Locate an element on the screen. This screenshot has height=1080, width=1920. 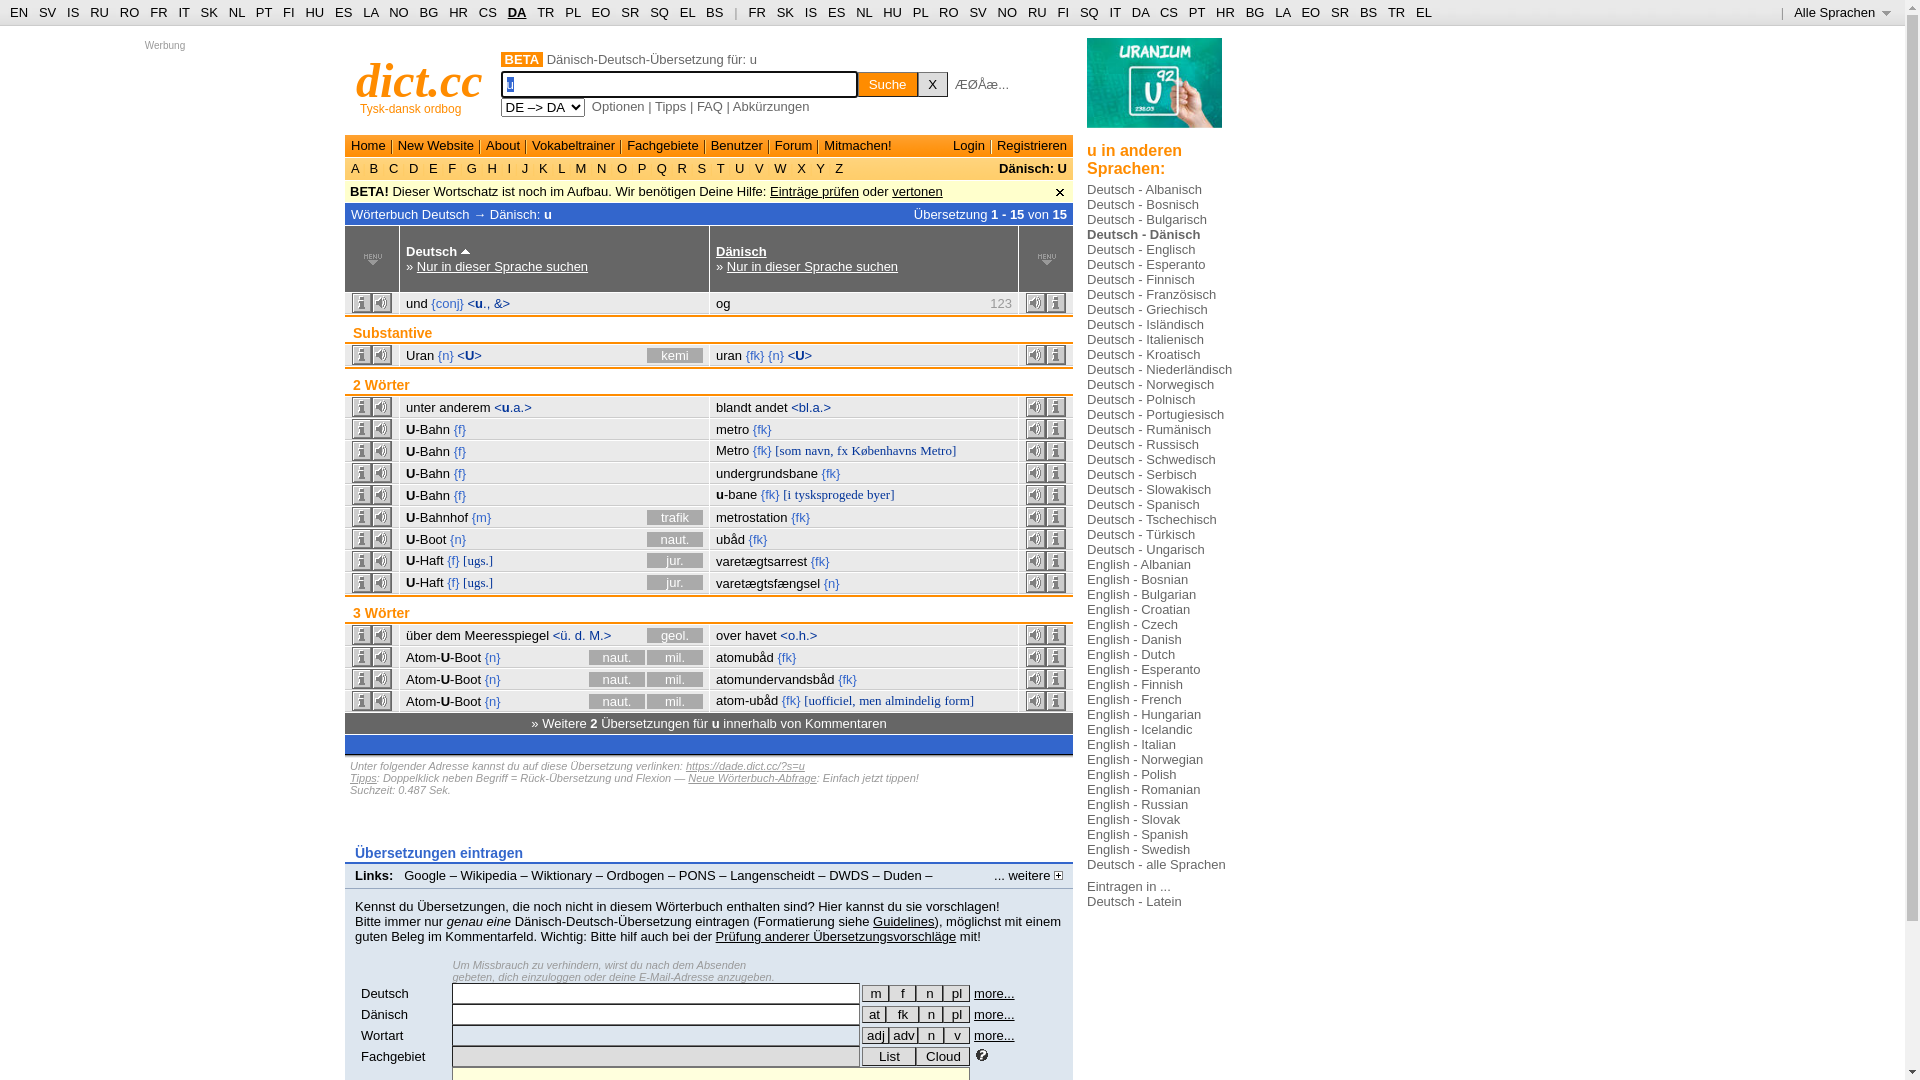
'S' is located at coordinates (701, 167).